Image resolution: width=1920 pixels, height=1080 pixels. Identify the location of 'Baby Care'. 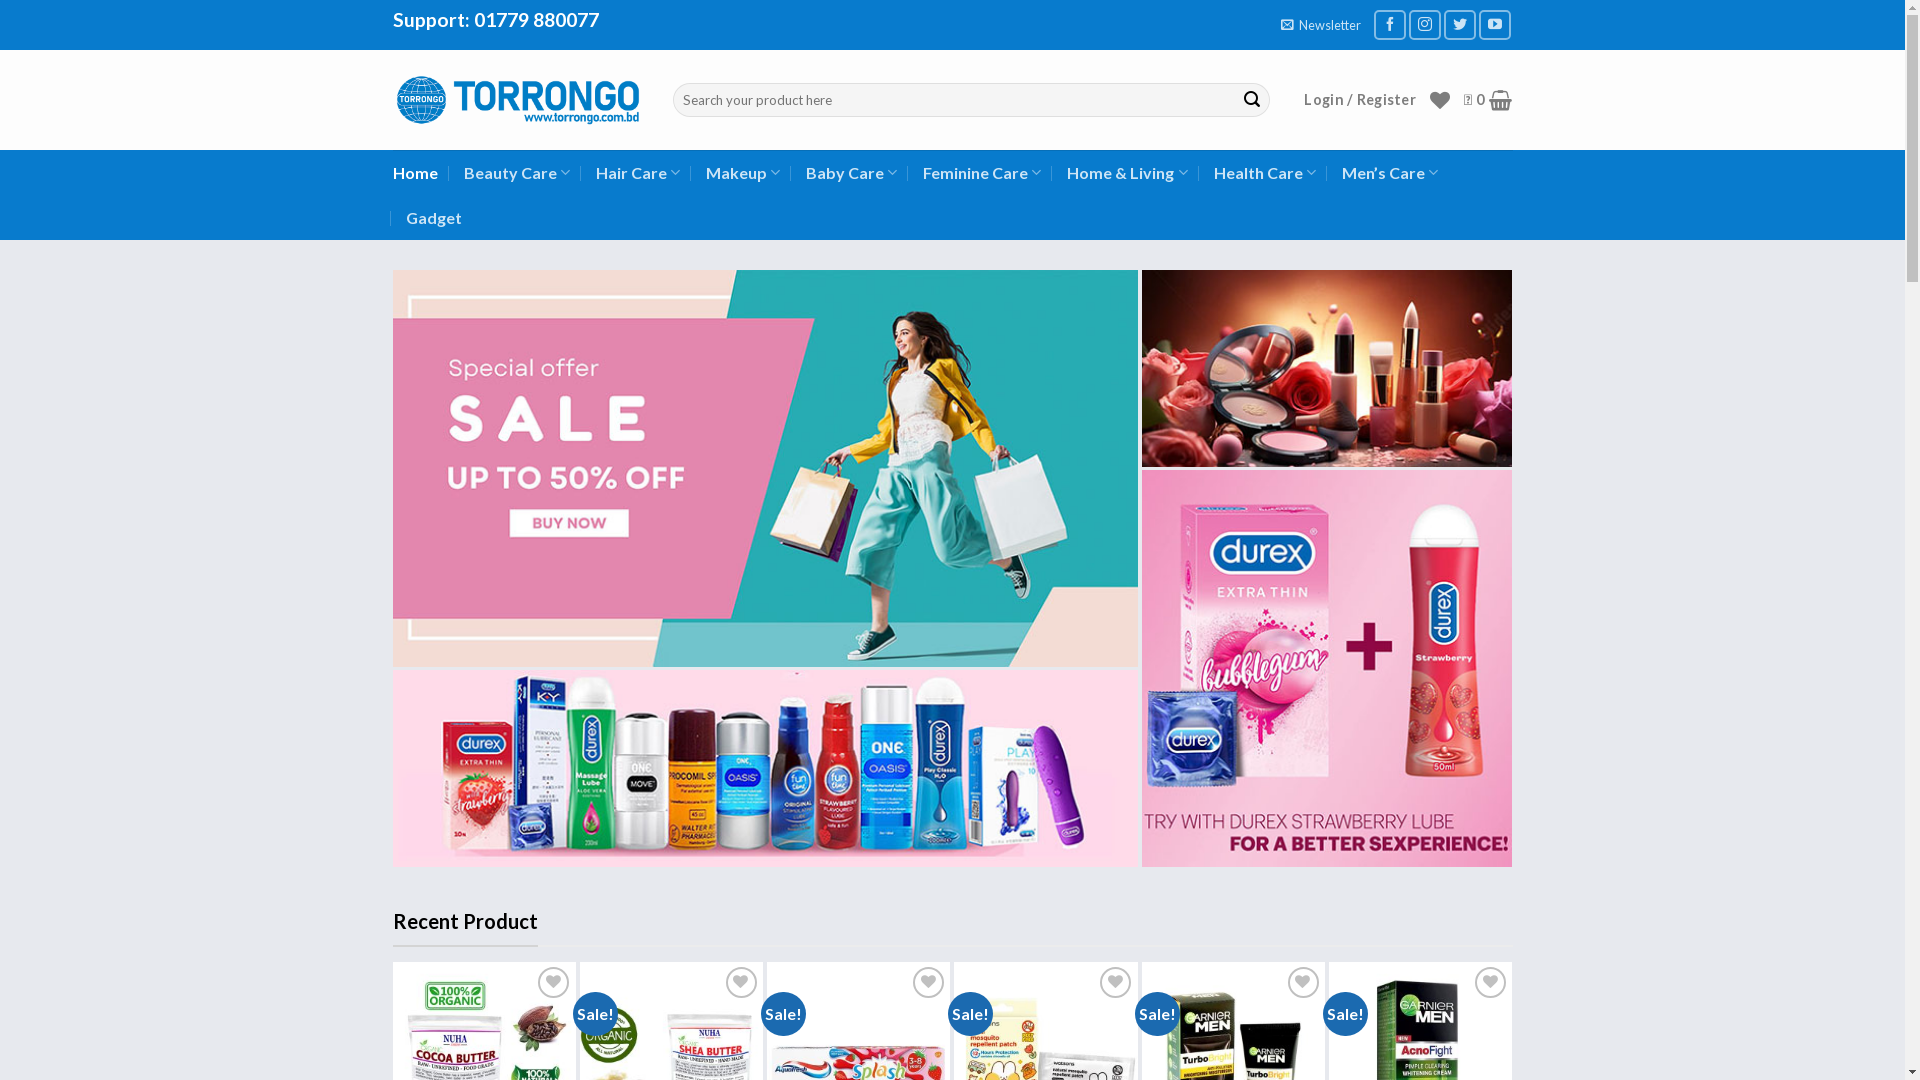
(806, 171).